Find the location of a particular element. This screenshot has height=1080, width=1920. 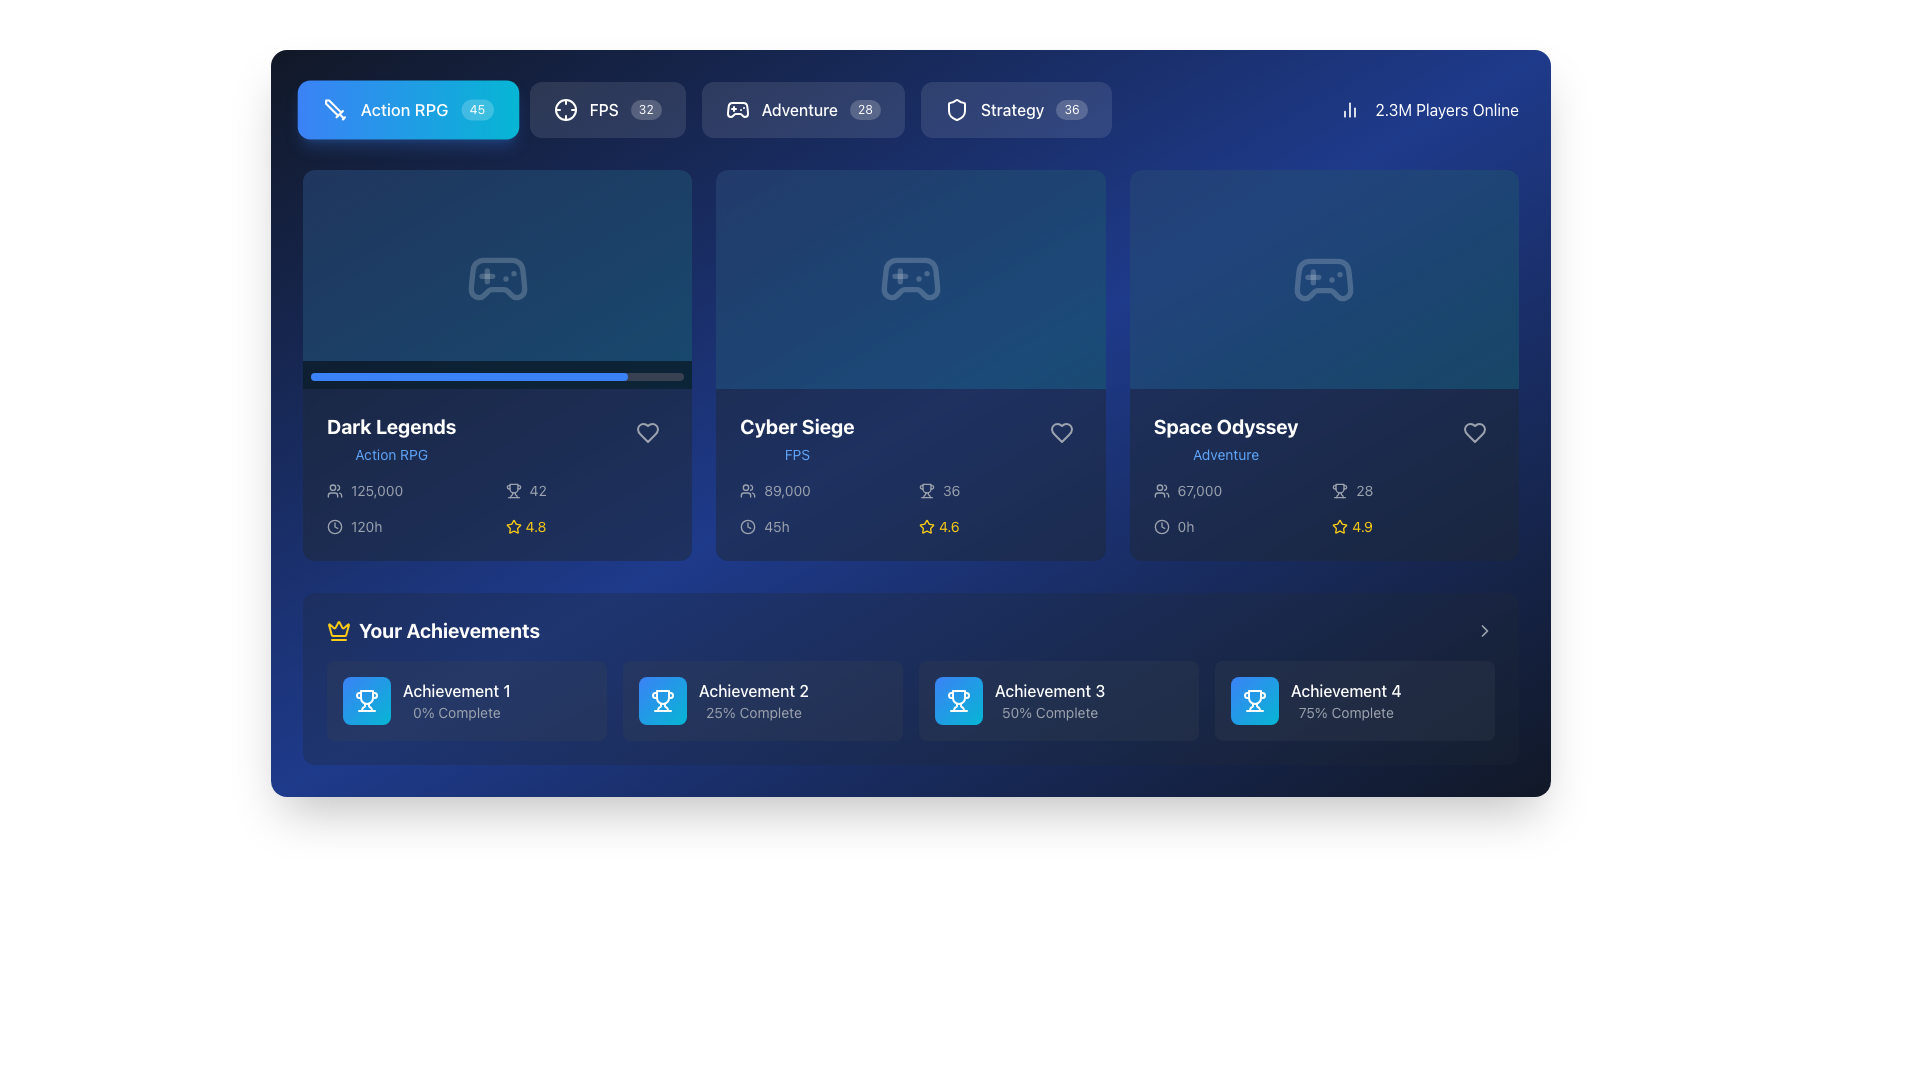

the 'Cyber Siege' text label element, which displays the title in bold, white typeface on a dark blue background, located within the second card of game information panels is located at coordinates (796, 426).